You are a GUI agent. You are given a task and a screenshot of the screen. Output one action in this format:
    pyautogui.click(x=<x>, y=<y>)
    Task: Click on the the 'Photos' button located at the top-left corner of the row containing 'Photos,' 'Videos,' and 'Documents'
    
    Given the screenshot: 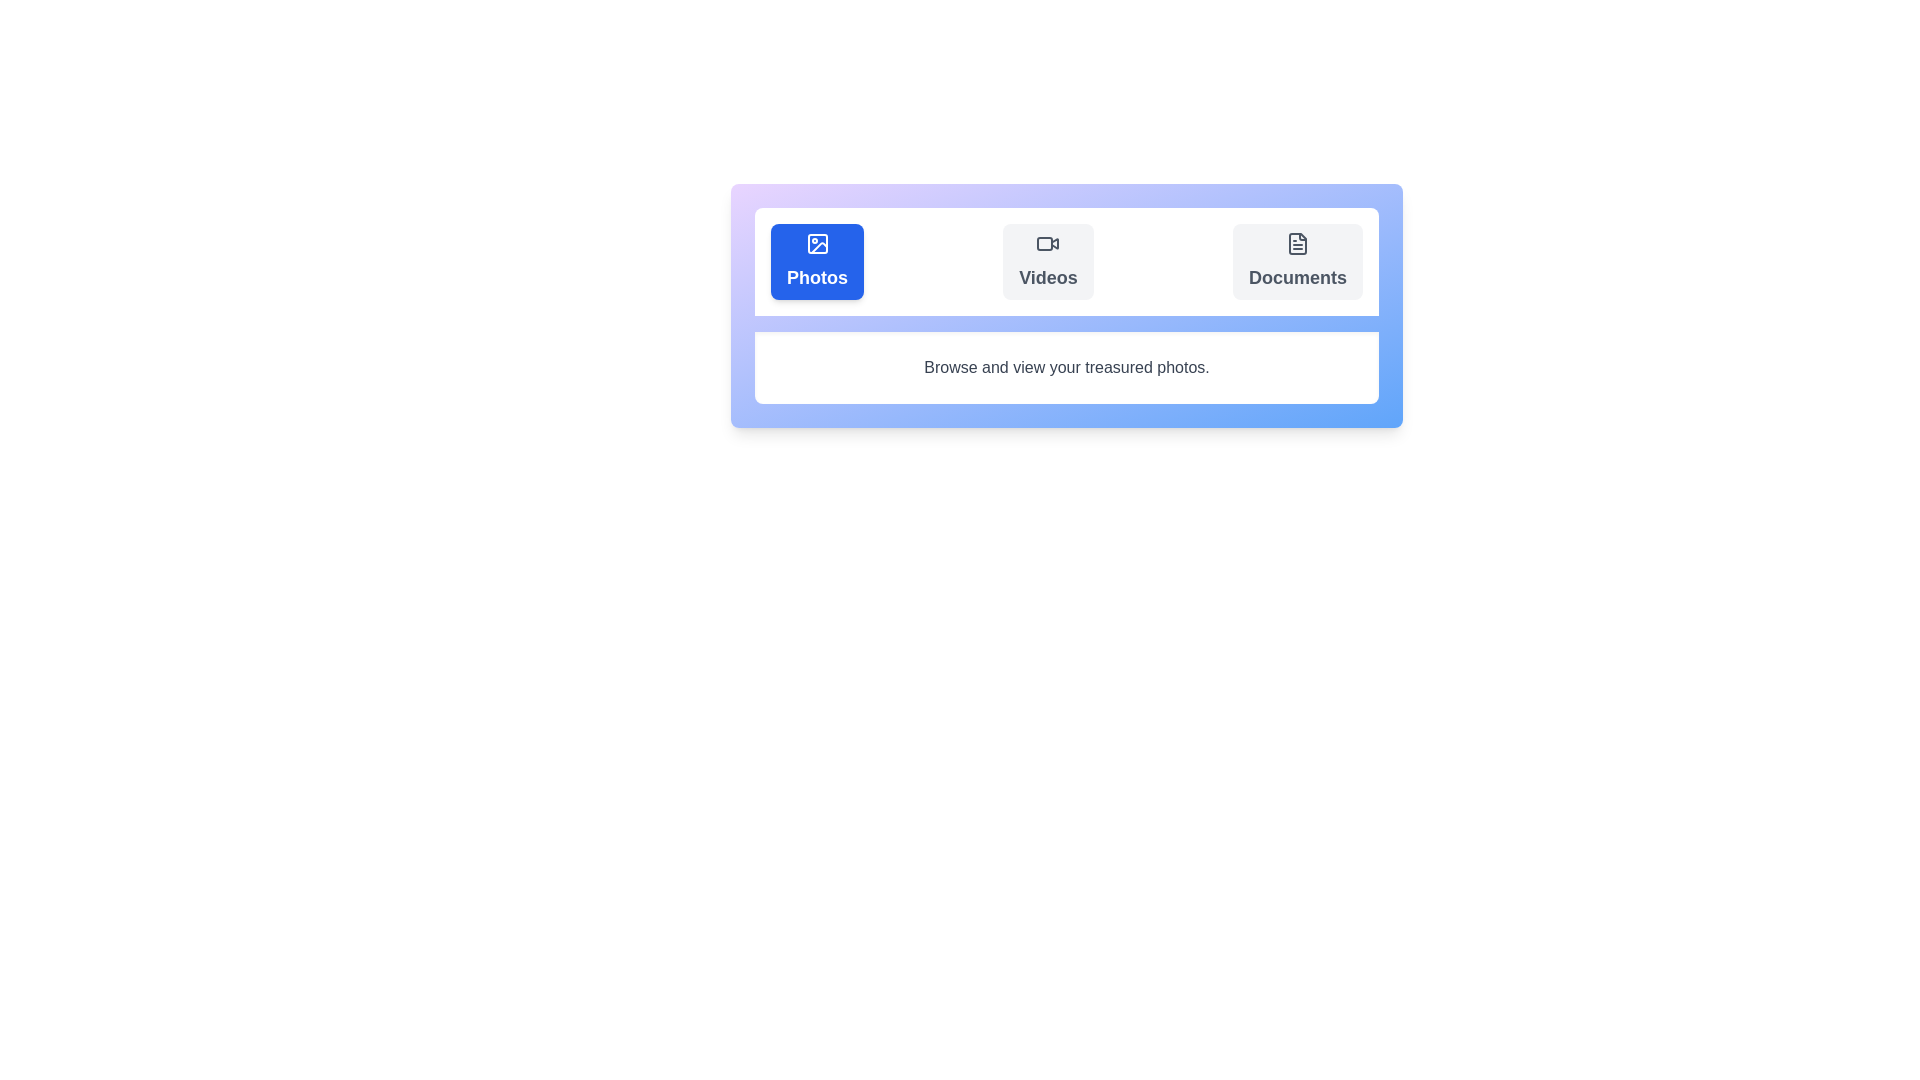 What is the action you would take?
    pyautogui.click(x=817, y=242)
    